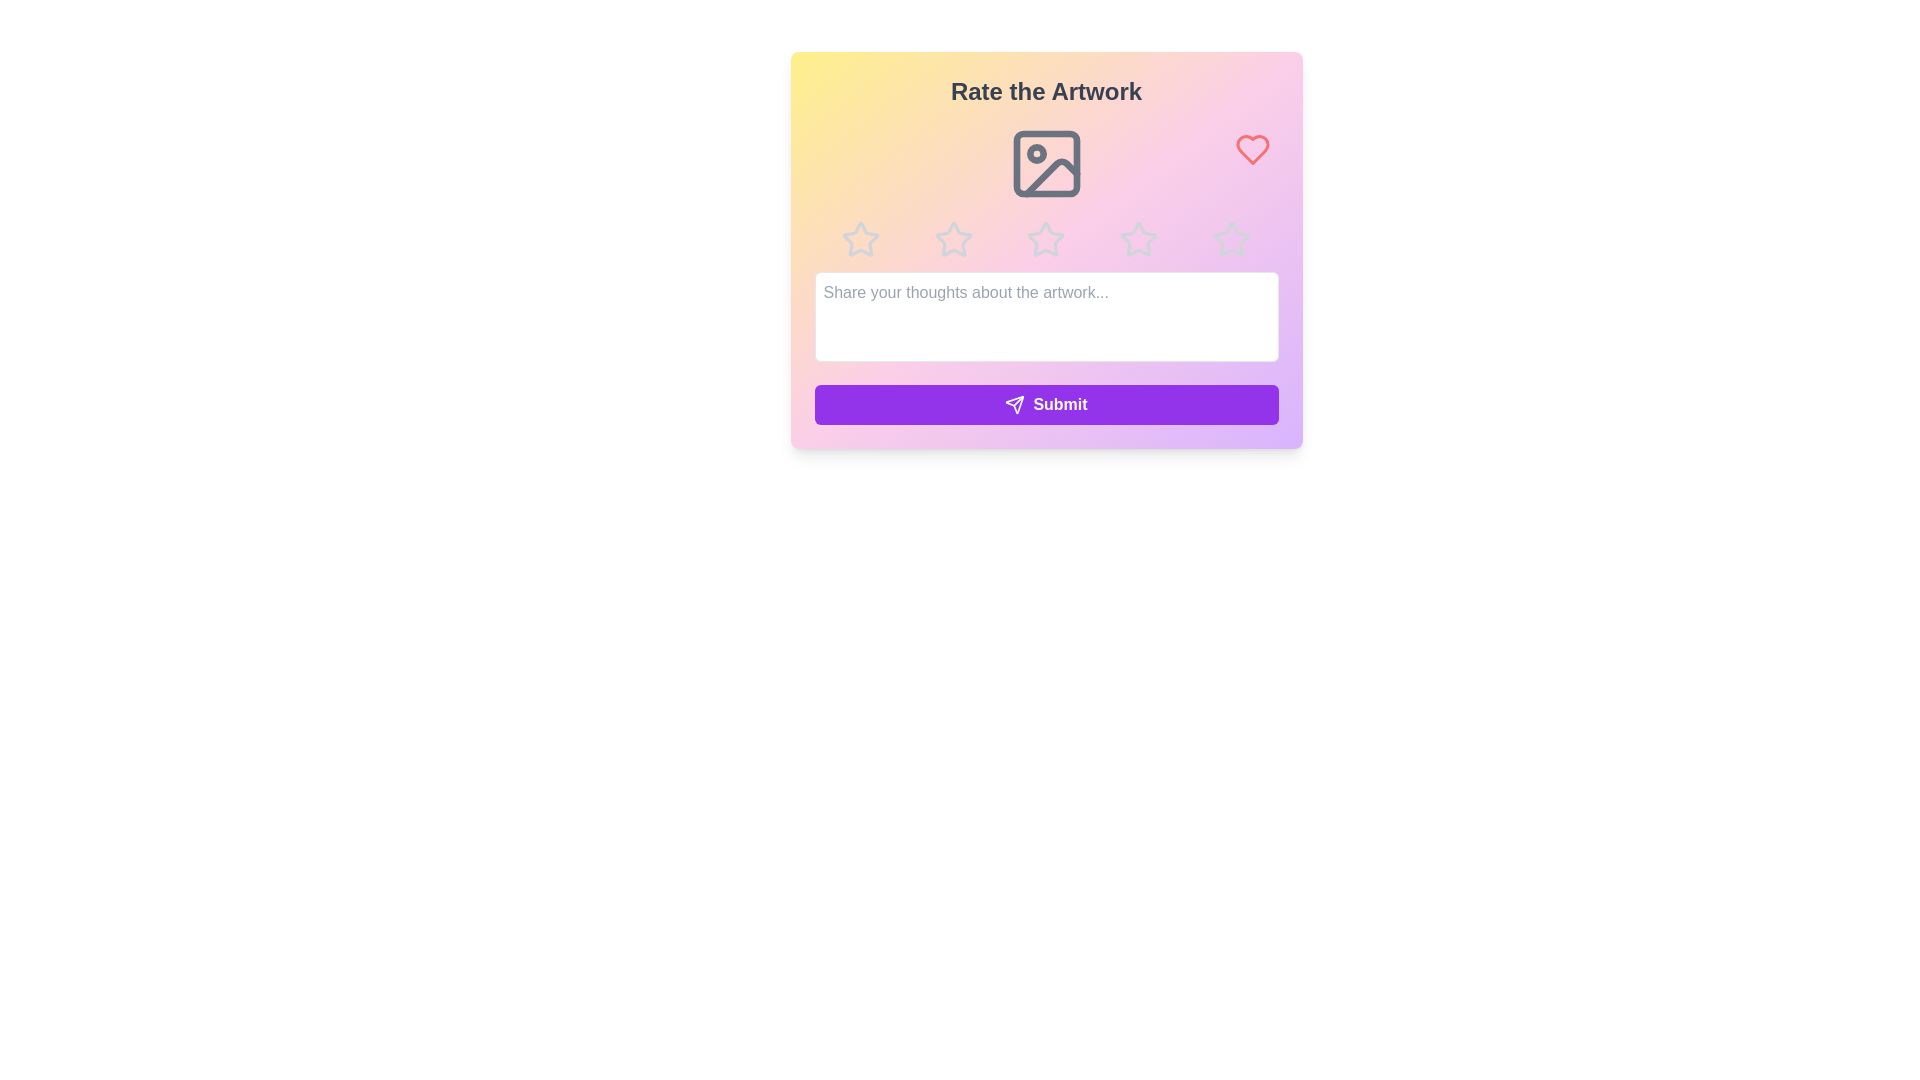 The height and width of the screenshot is (1080, 1920). What do you see at coordinates (1045, 163) in the screenshot?
I see `the artwork placeholder image to view it` at bounding box center [1045, 163].